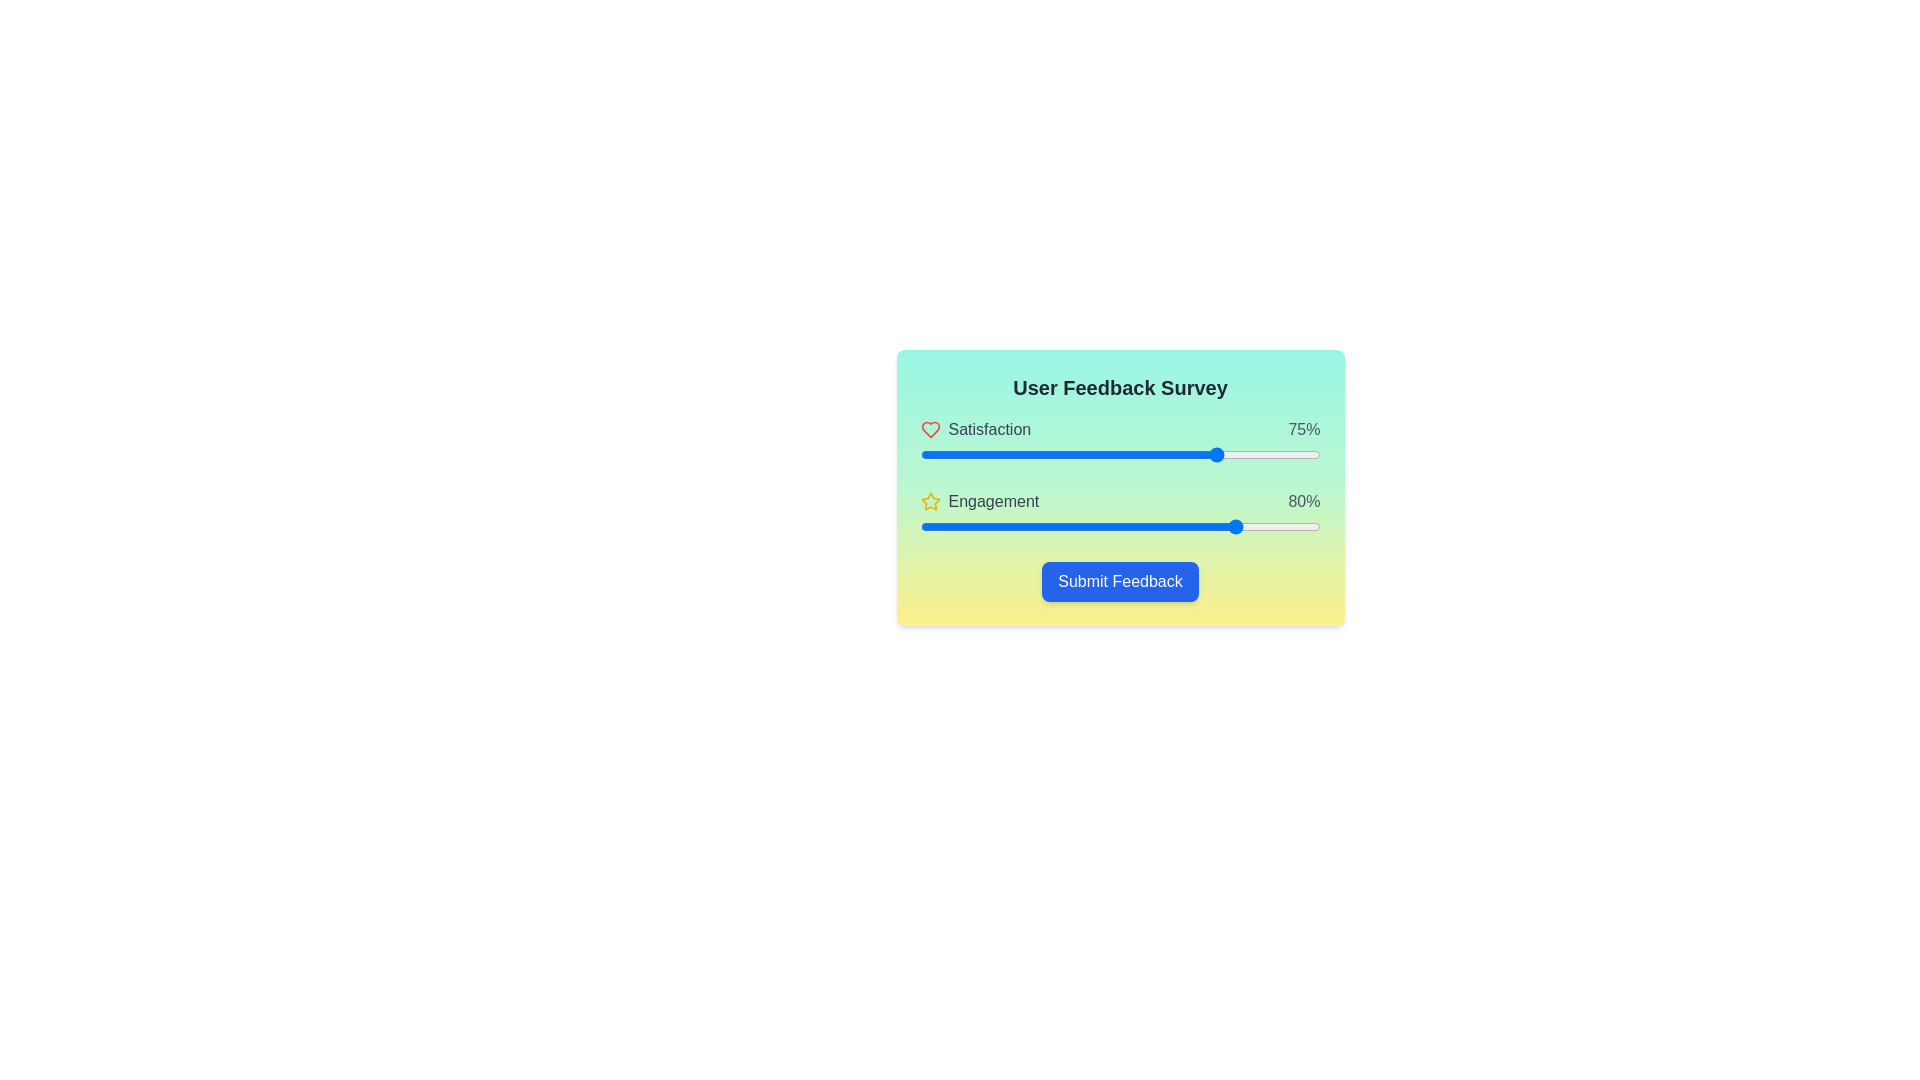 Image resolution: width=1920 pixels, height=1080 pixels. What do you see at coordinates (927, 526) in the screenshot?
I see `the engagement slider to set its value to 2` at bounding box center [927, 526].